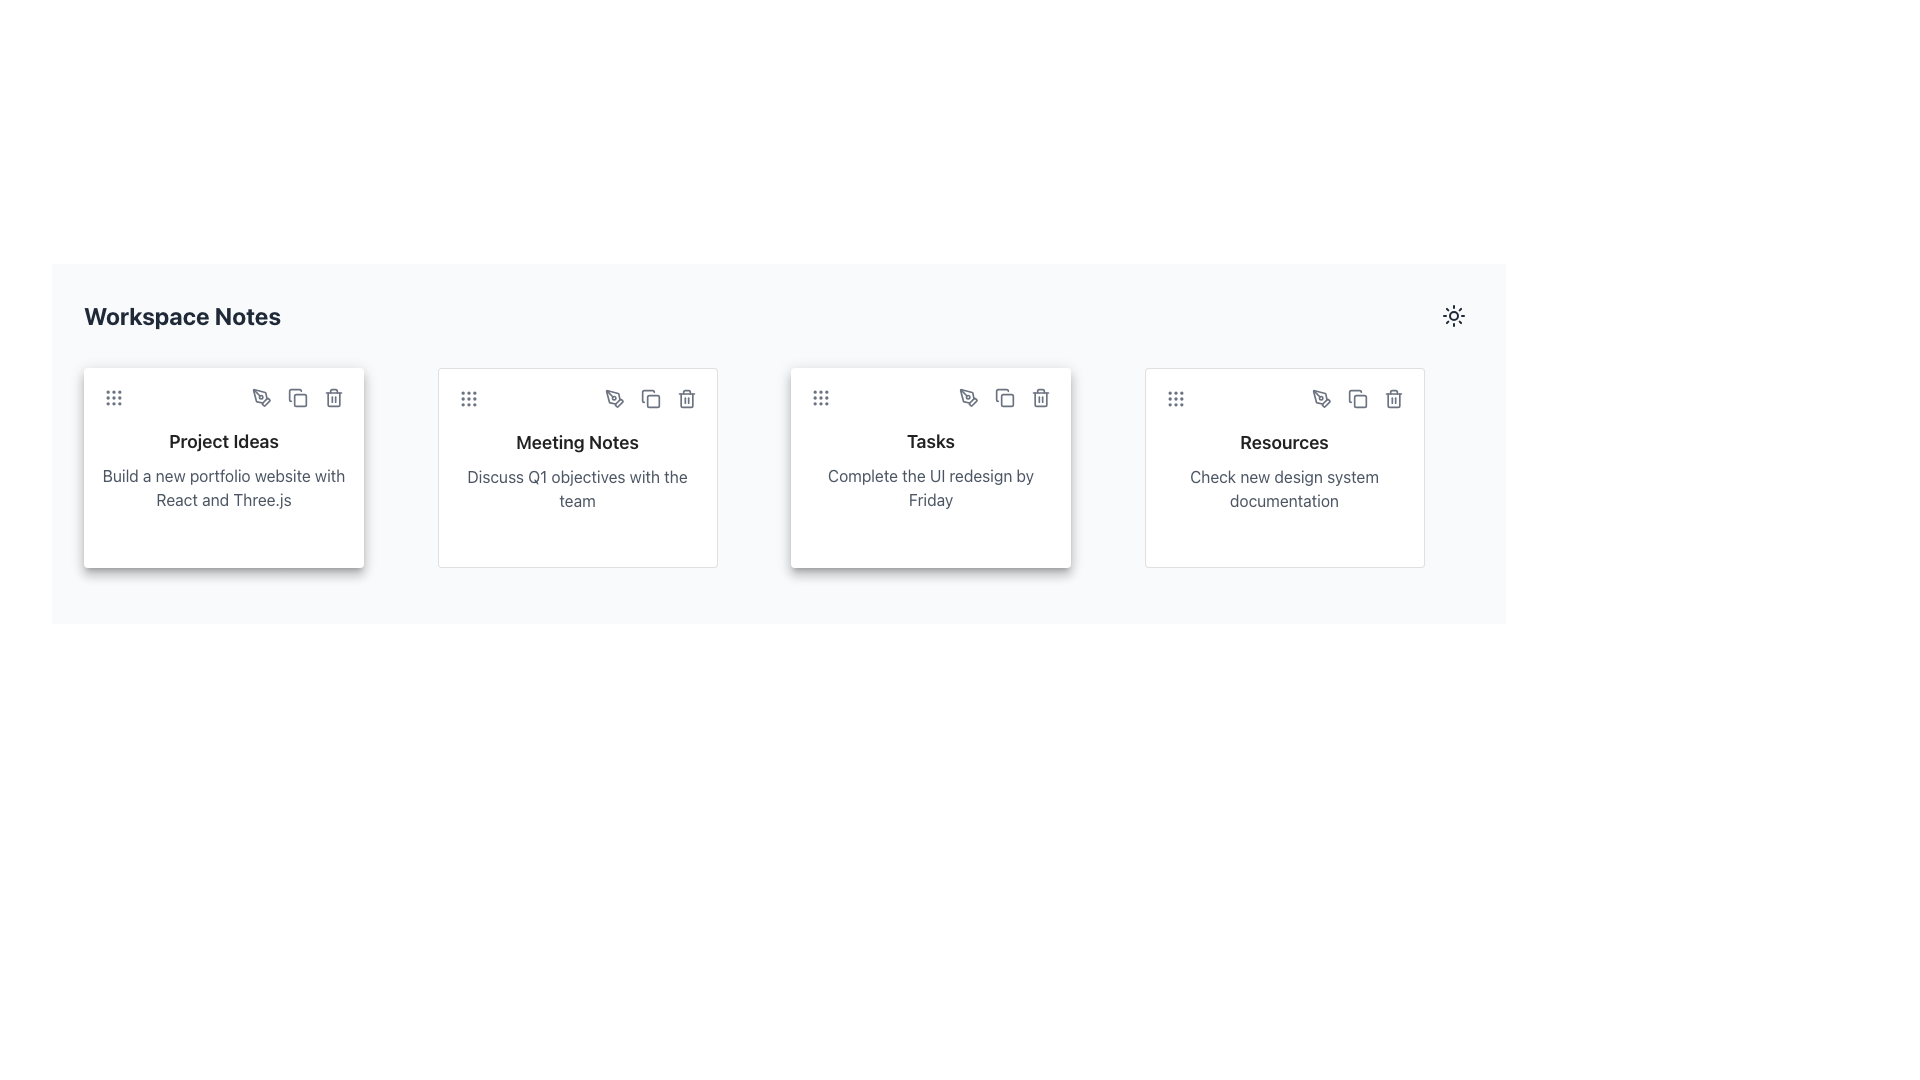 The width and height of the screenshot is (1920, 1080). Describe the element at coordinates (1454, 315) in the screenshot. I see `the toggle button located in the top-right corner of the interface to switch between light and dark modes` at that location.